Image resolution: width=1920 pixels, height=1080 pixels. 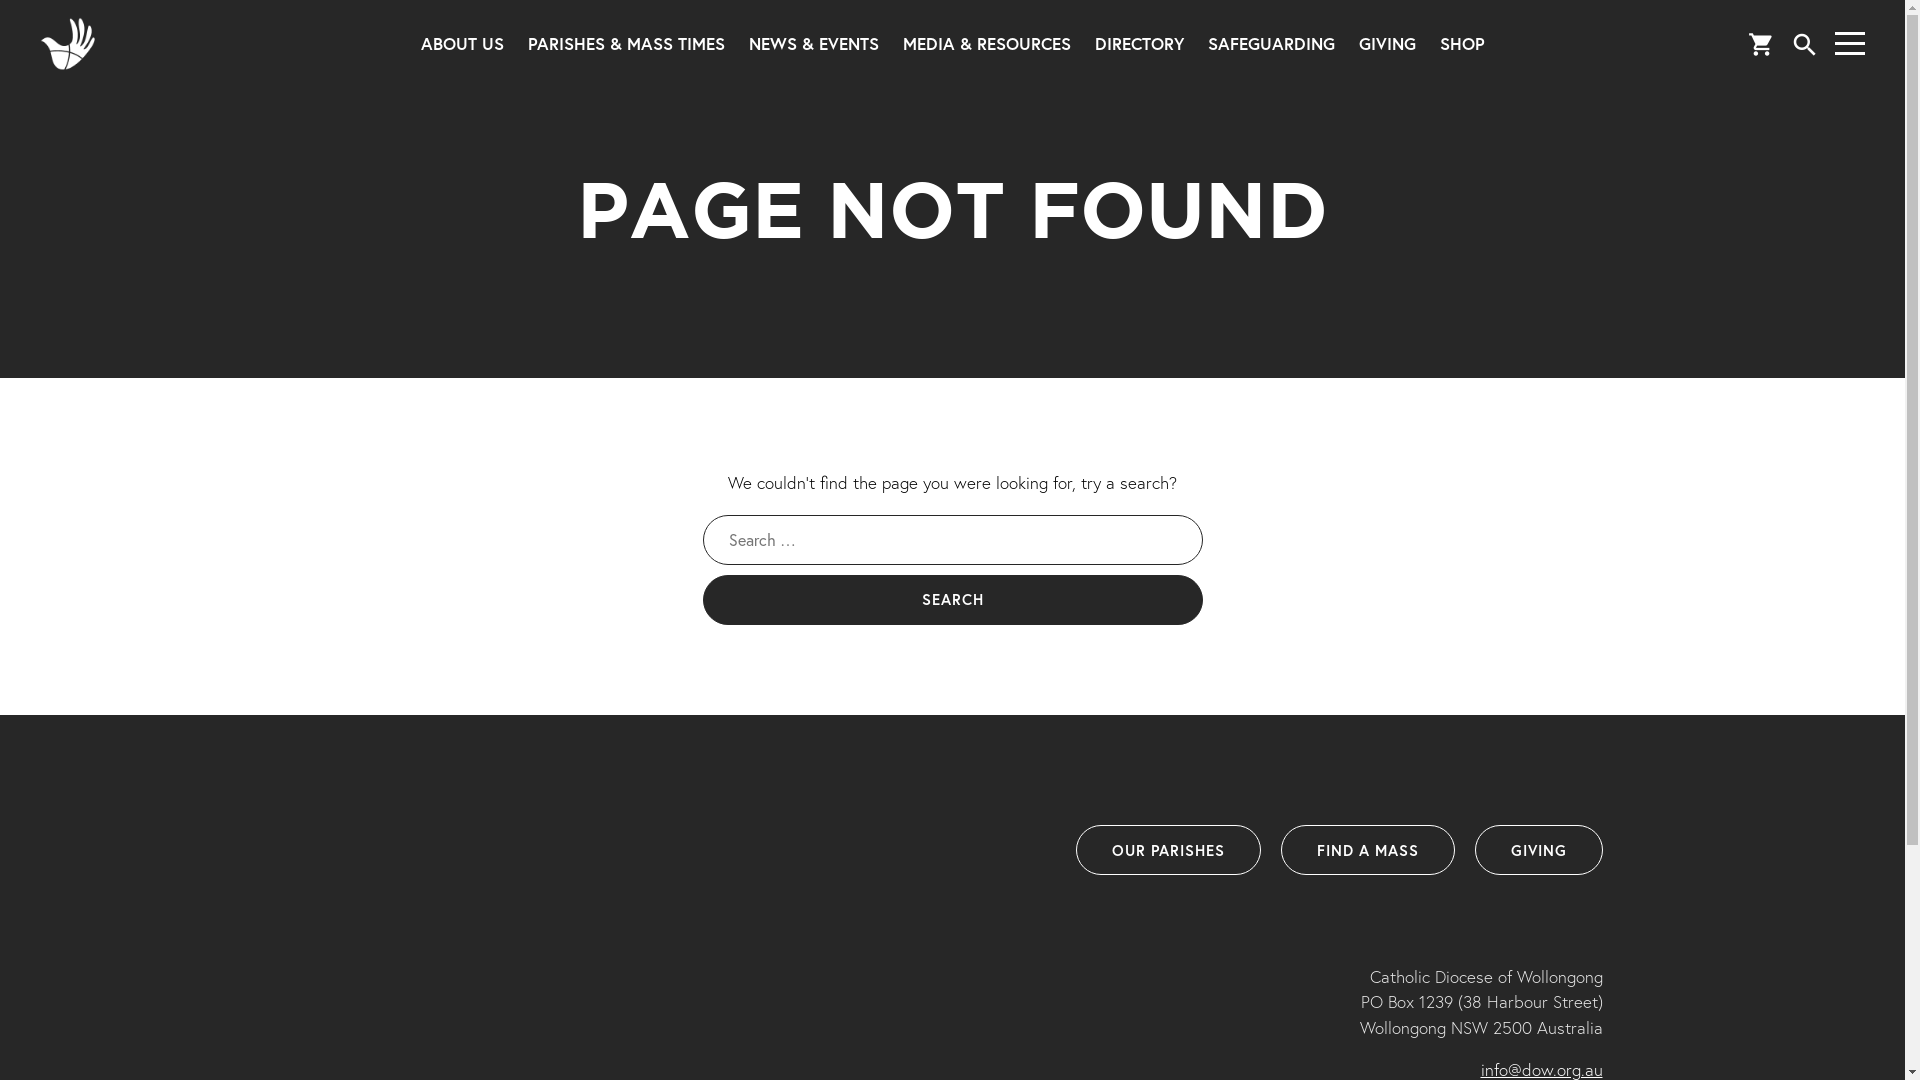 What do you see at coordinates (1536, 849) in the screenshot?
I see `'GIVING'` at bounding box center [1536, 849].